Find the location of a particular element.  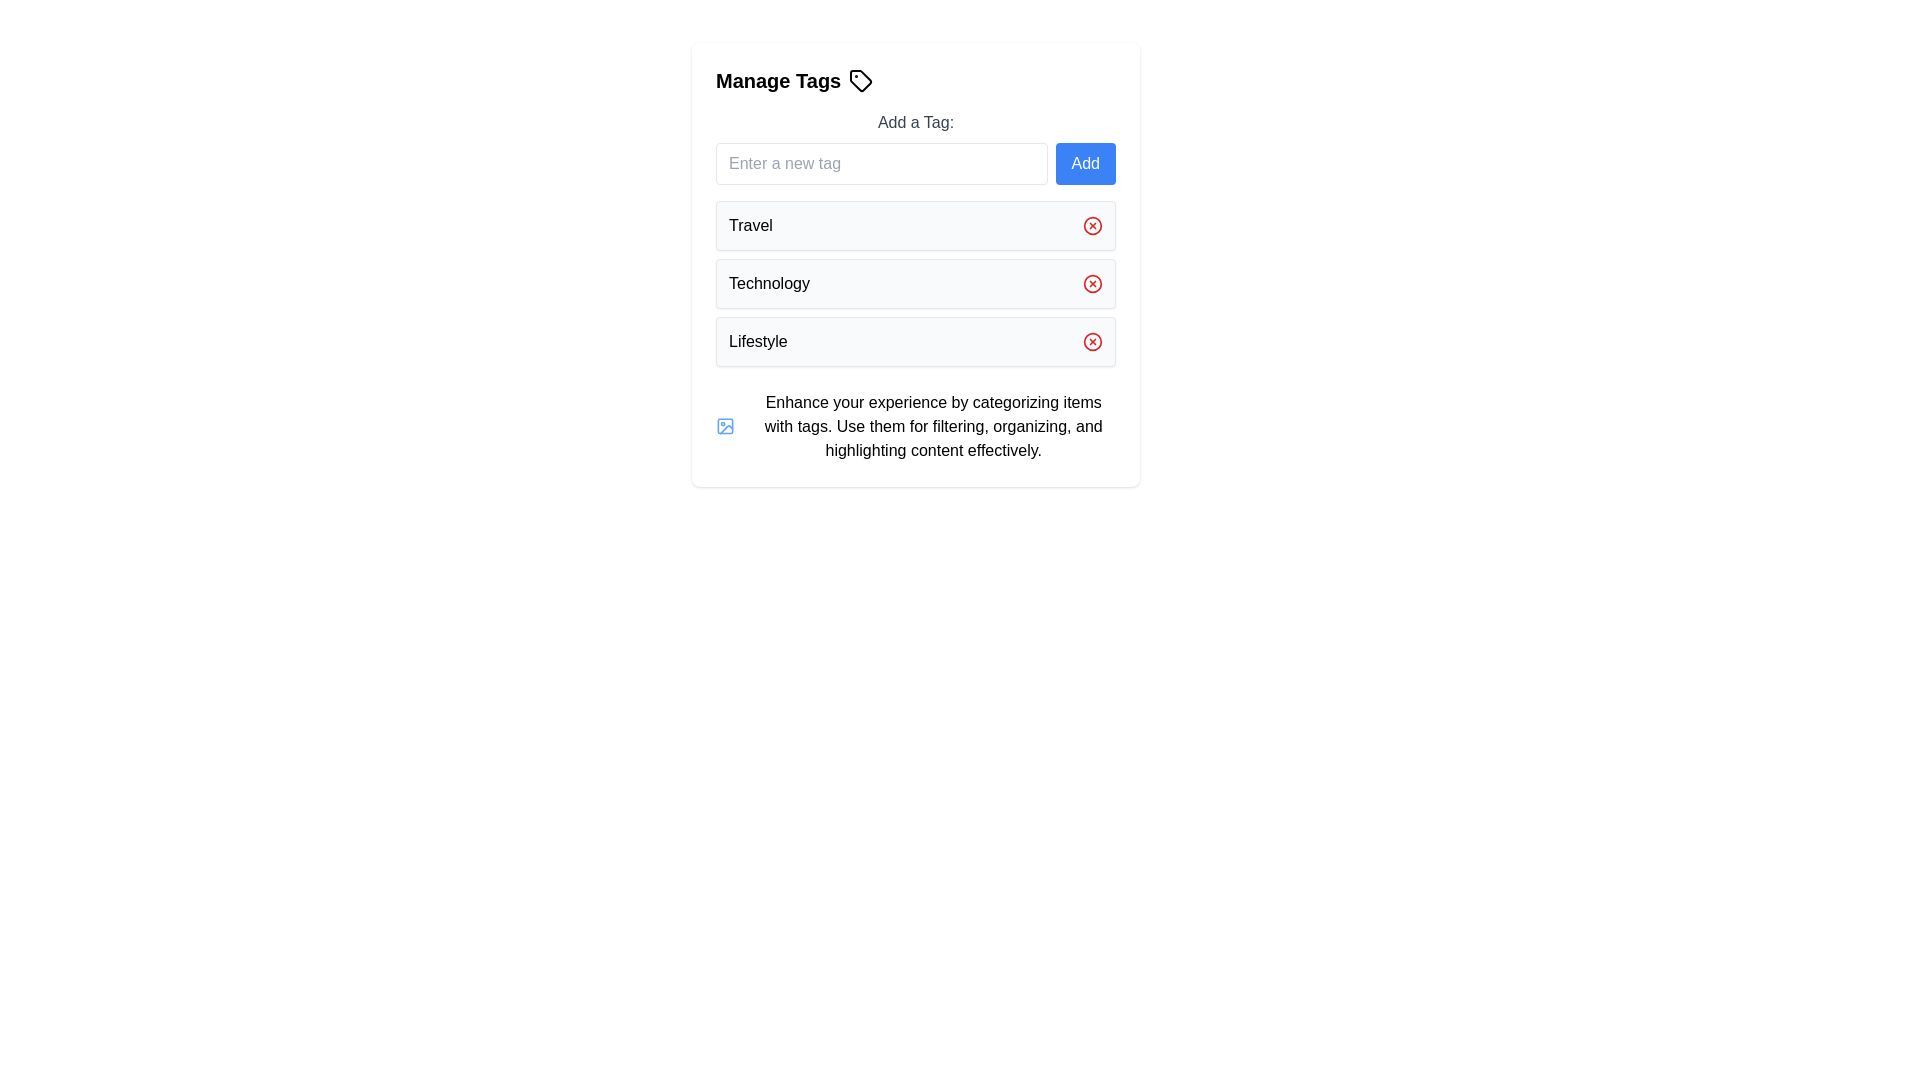

the 'Technology' text label in the 'Manage Tags' interface, which is the second item in a vertical list, to access adjacent actionable components is located at coordinates (768, 284).